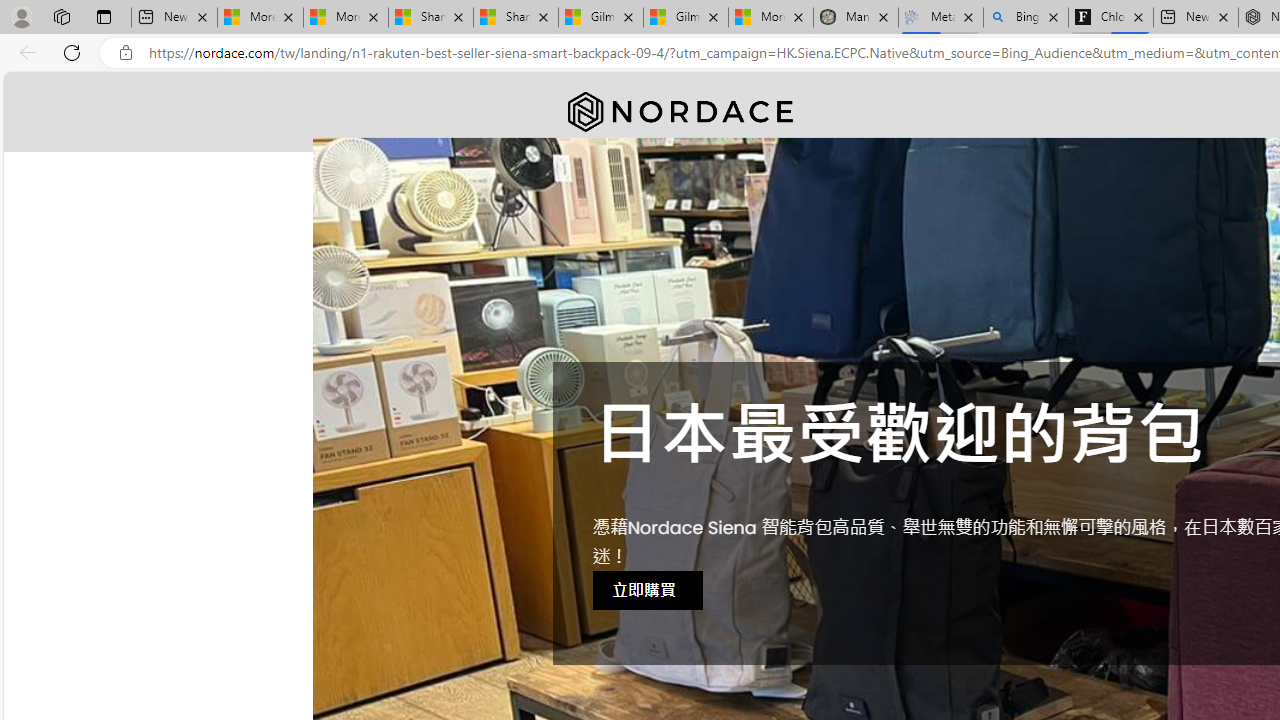 This screenshot has width=1280, height=720. Describe the element at coordinates (856, 17) in the screenshot. I see `'Manatee Mortality Statistics | FWC'` at that location.